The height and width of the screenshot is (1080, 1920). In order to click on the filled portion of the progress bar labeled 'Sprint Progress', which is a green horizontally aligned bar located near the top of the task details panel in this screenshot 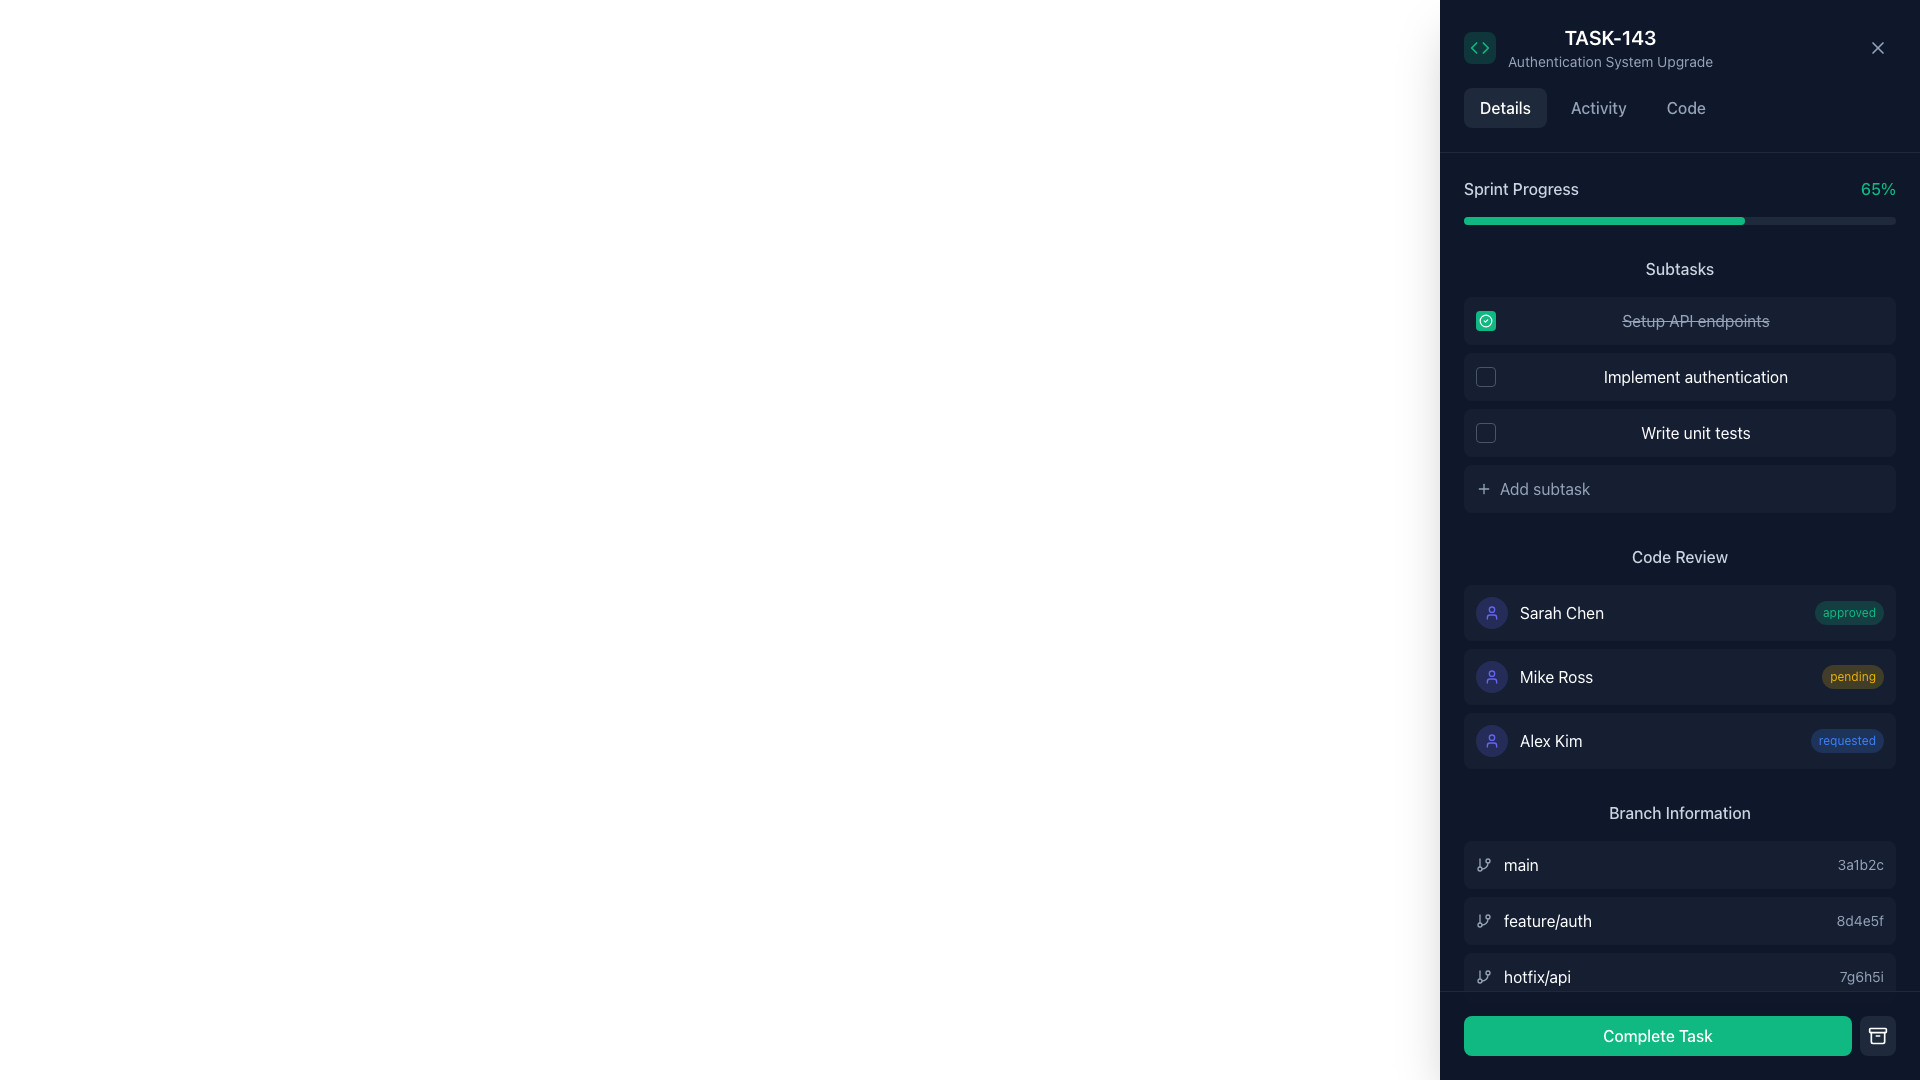, I will do `click(1604, 220)`.